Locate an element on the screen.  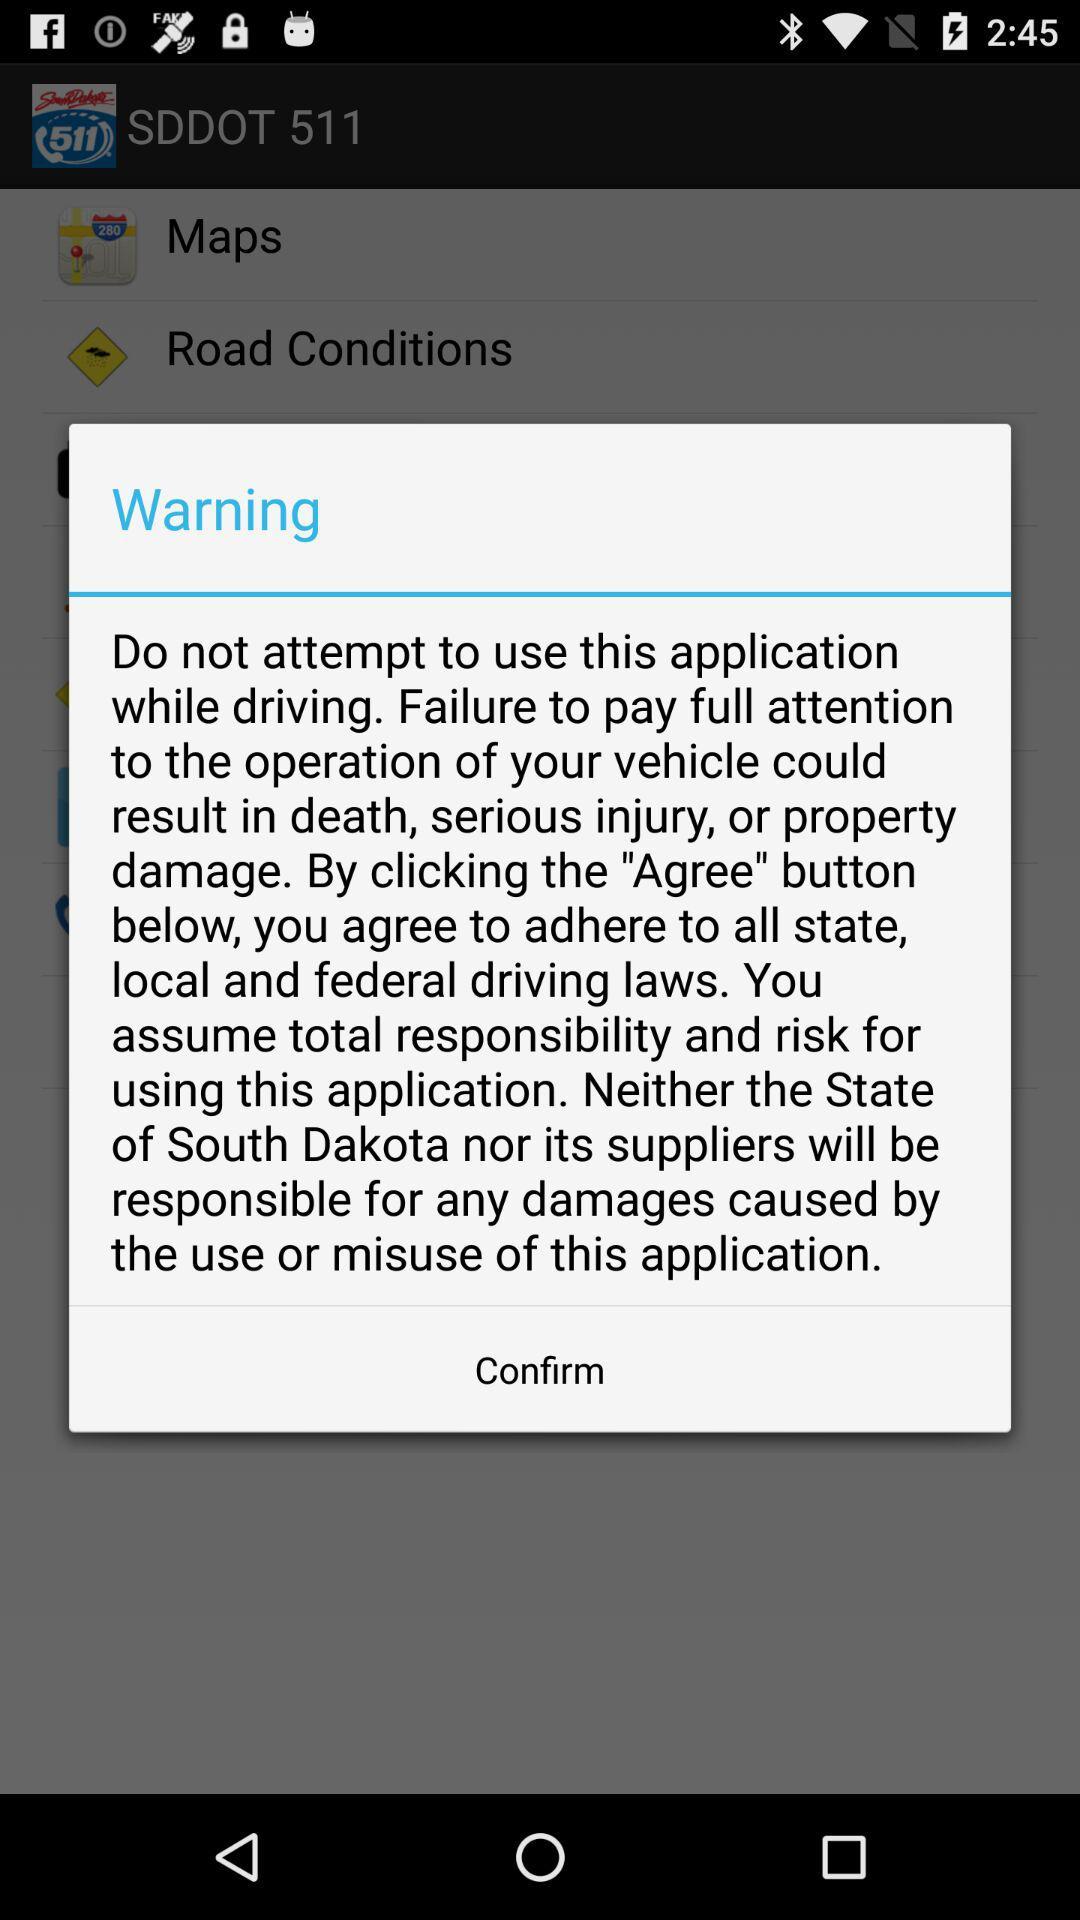
the confirm icon is located at coordinates (540, 1368).